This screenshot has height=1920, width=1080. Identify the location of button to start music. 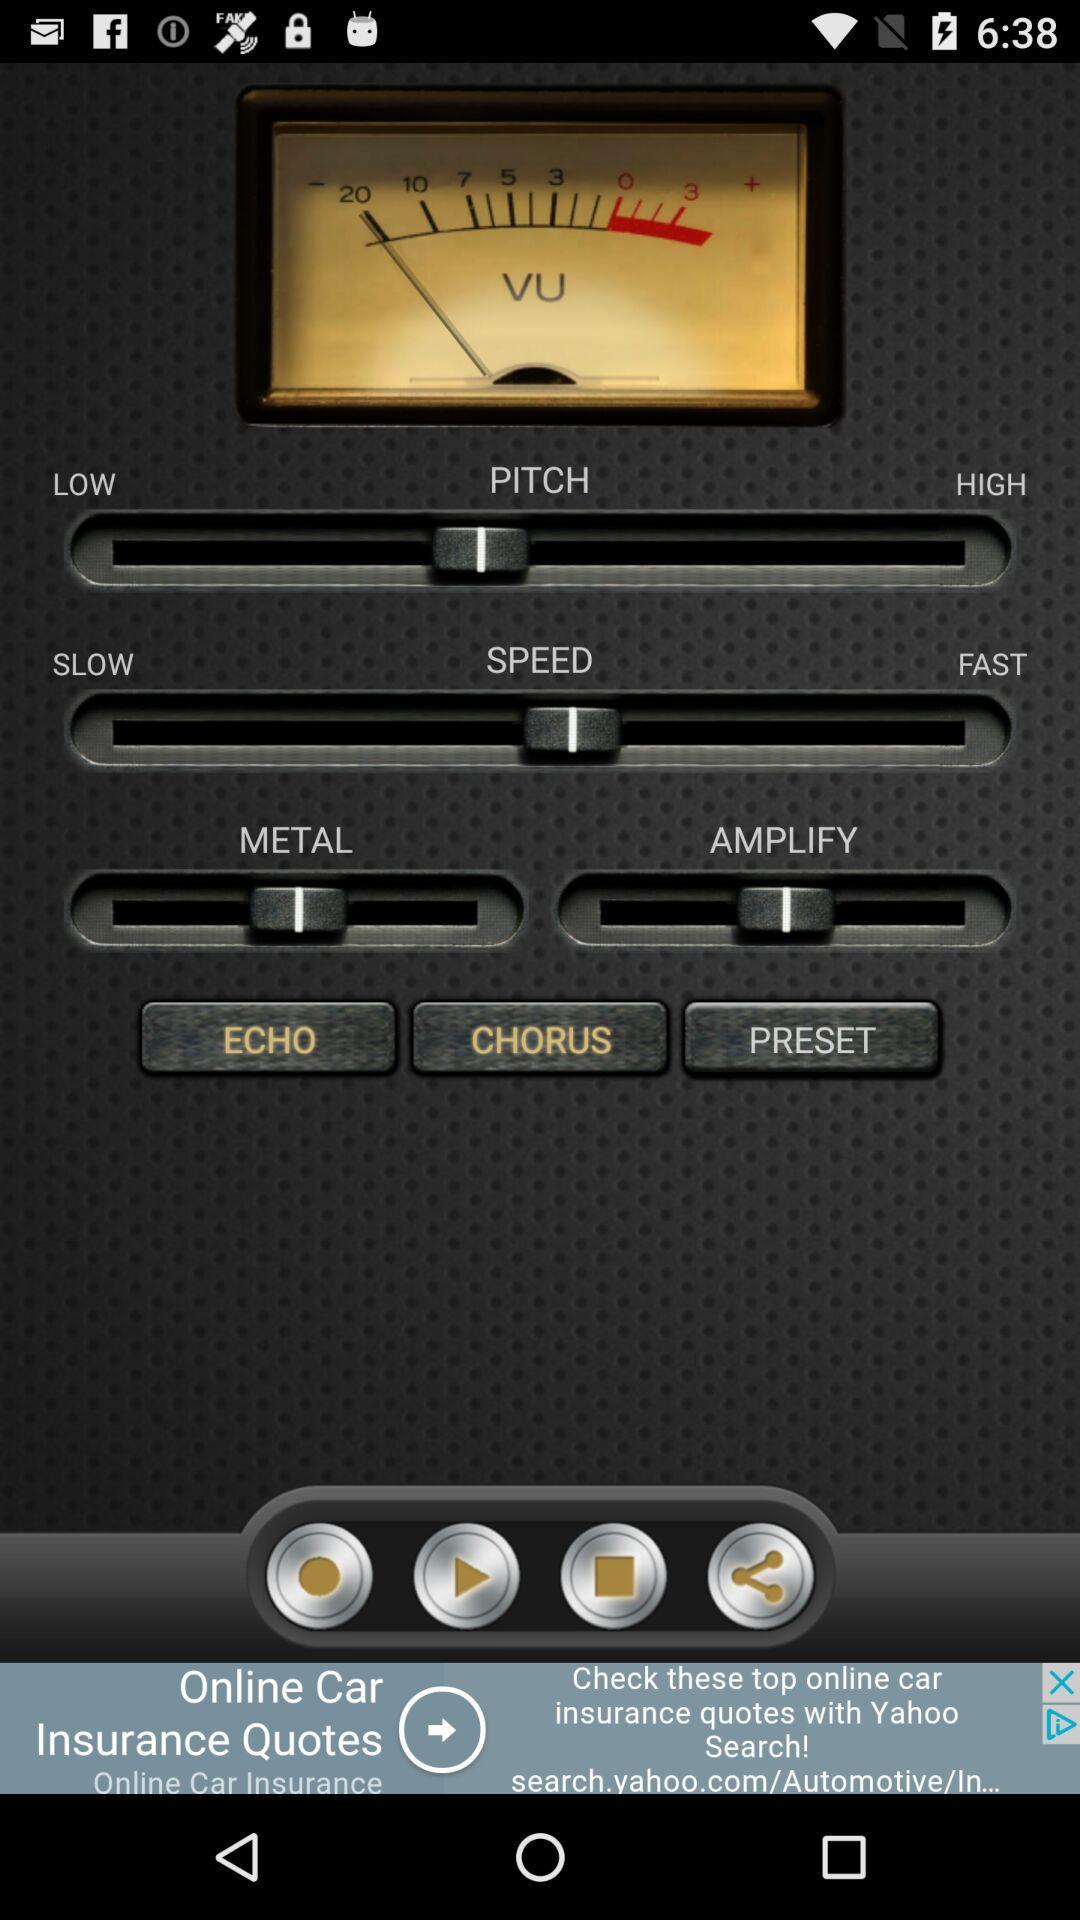
(466, 1575).